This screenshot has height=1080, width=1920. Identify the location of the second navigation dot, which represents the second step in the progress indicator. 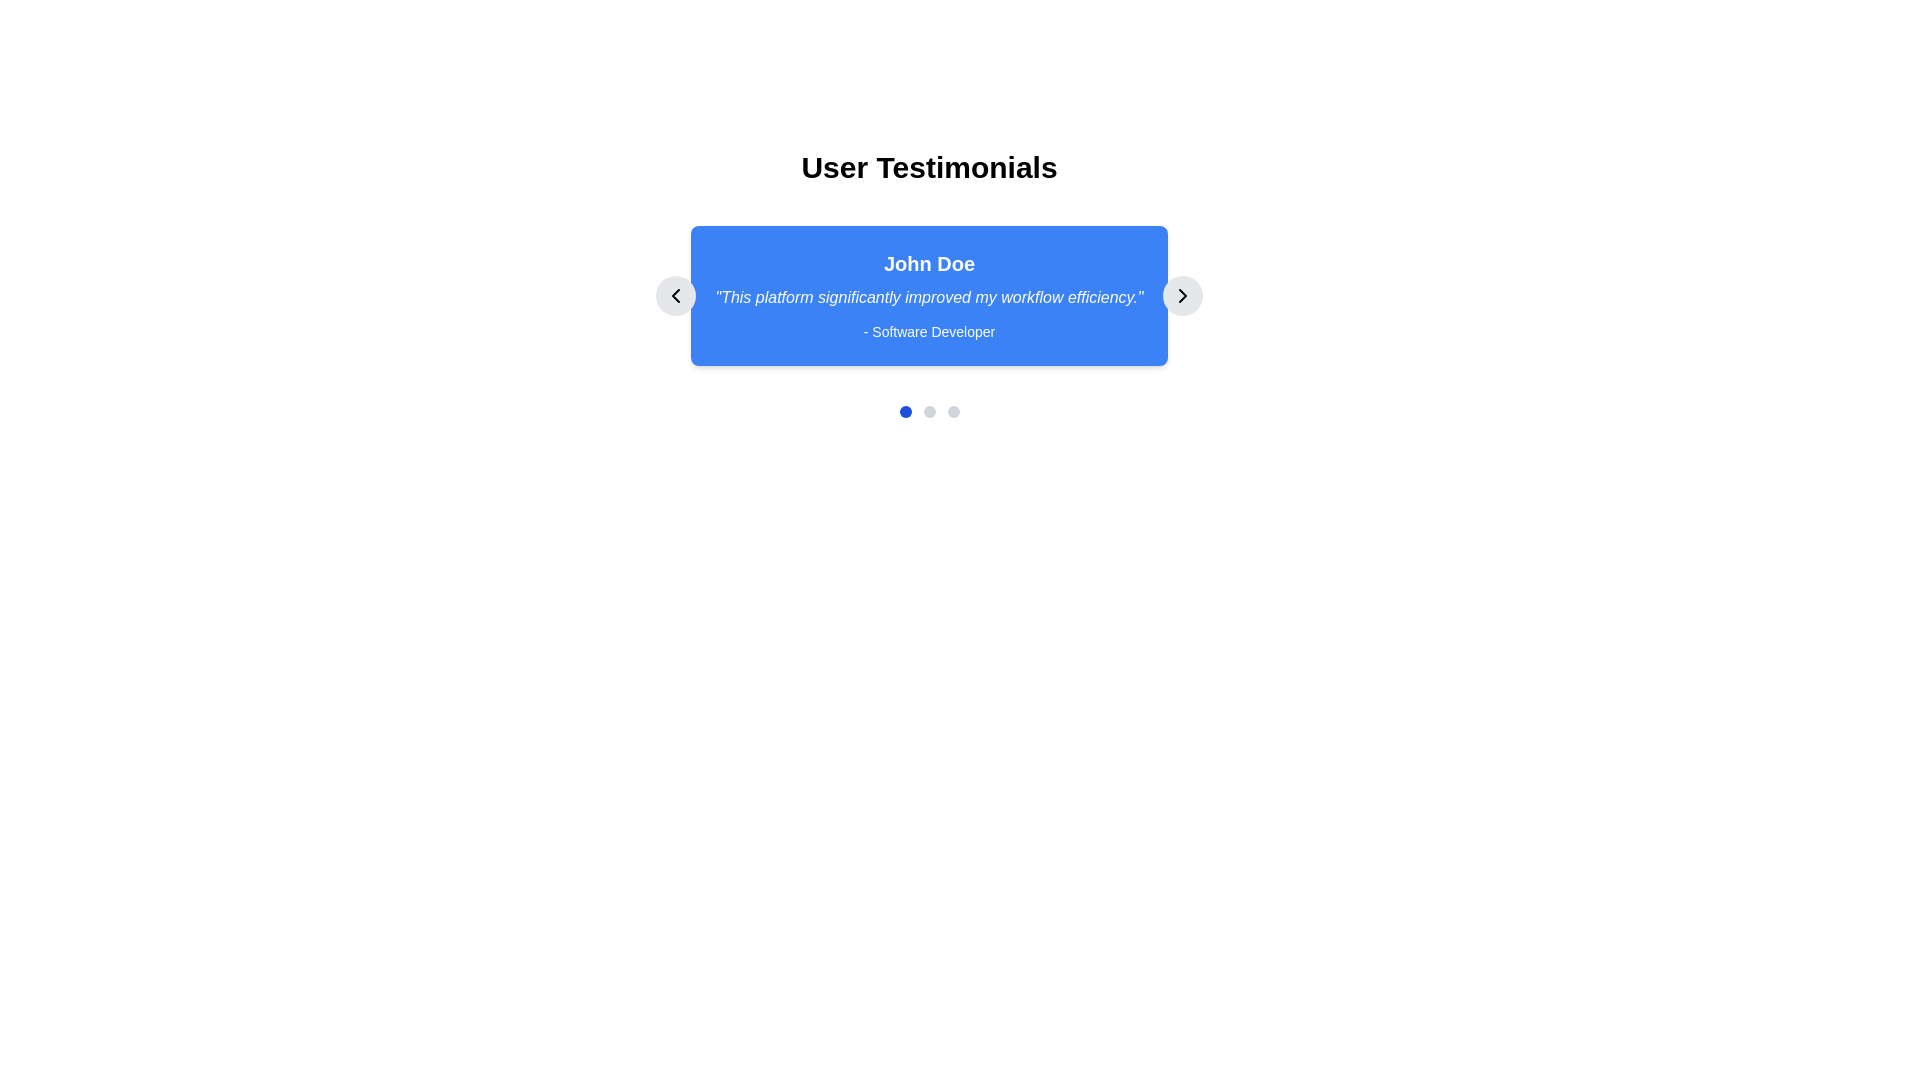
(928, 411).